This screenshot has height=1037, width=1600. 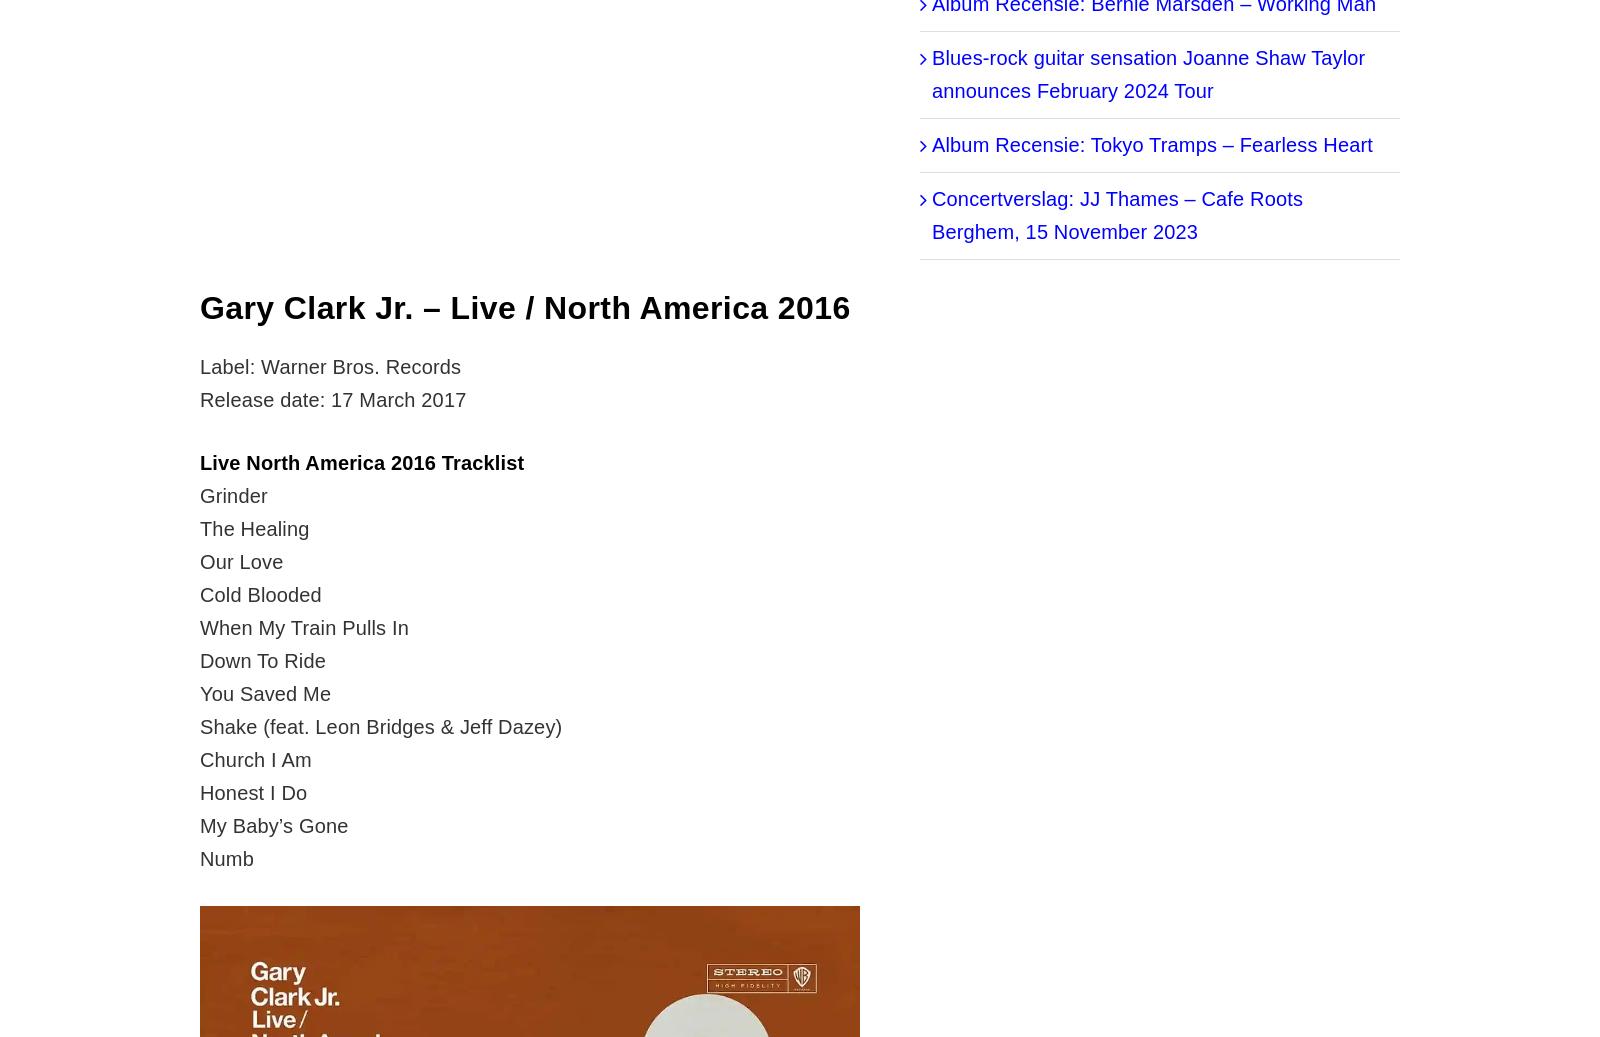 I want to click on 'When My Train Pulls In', so click(x=199, y=628).